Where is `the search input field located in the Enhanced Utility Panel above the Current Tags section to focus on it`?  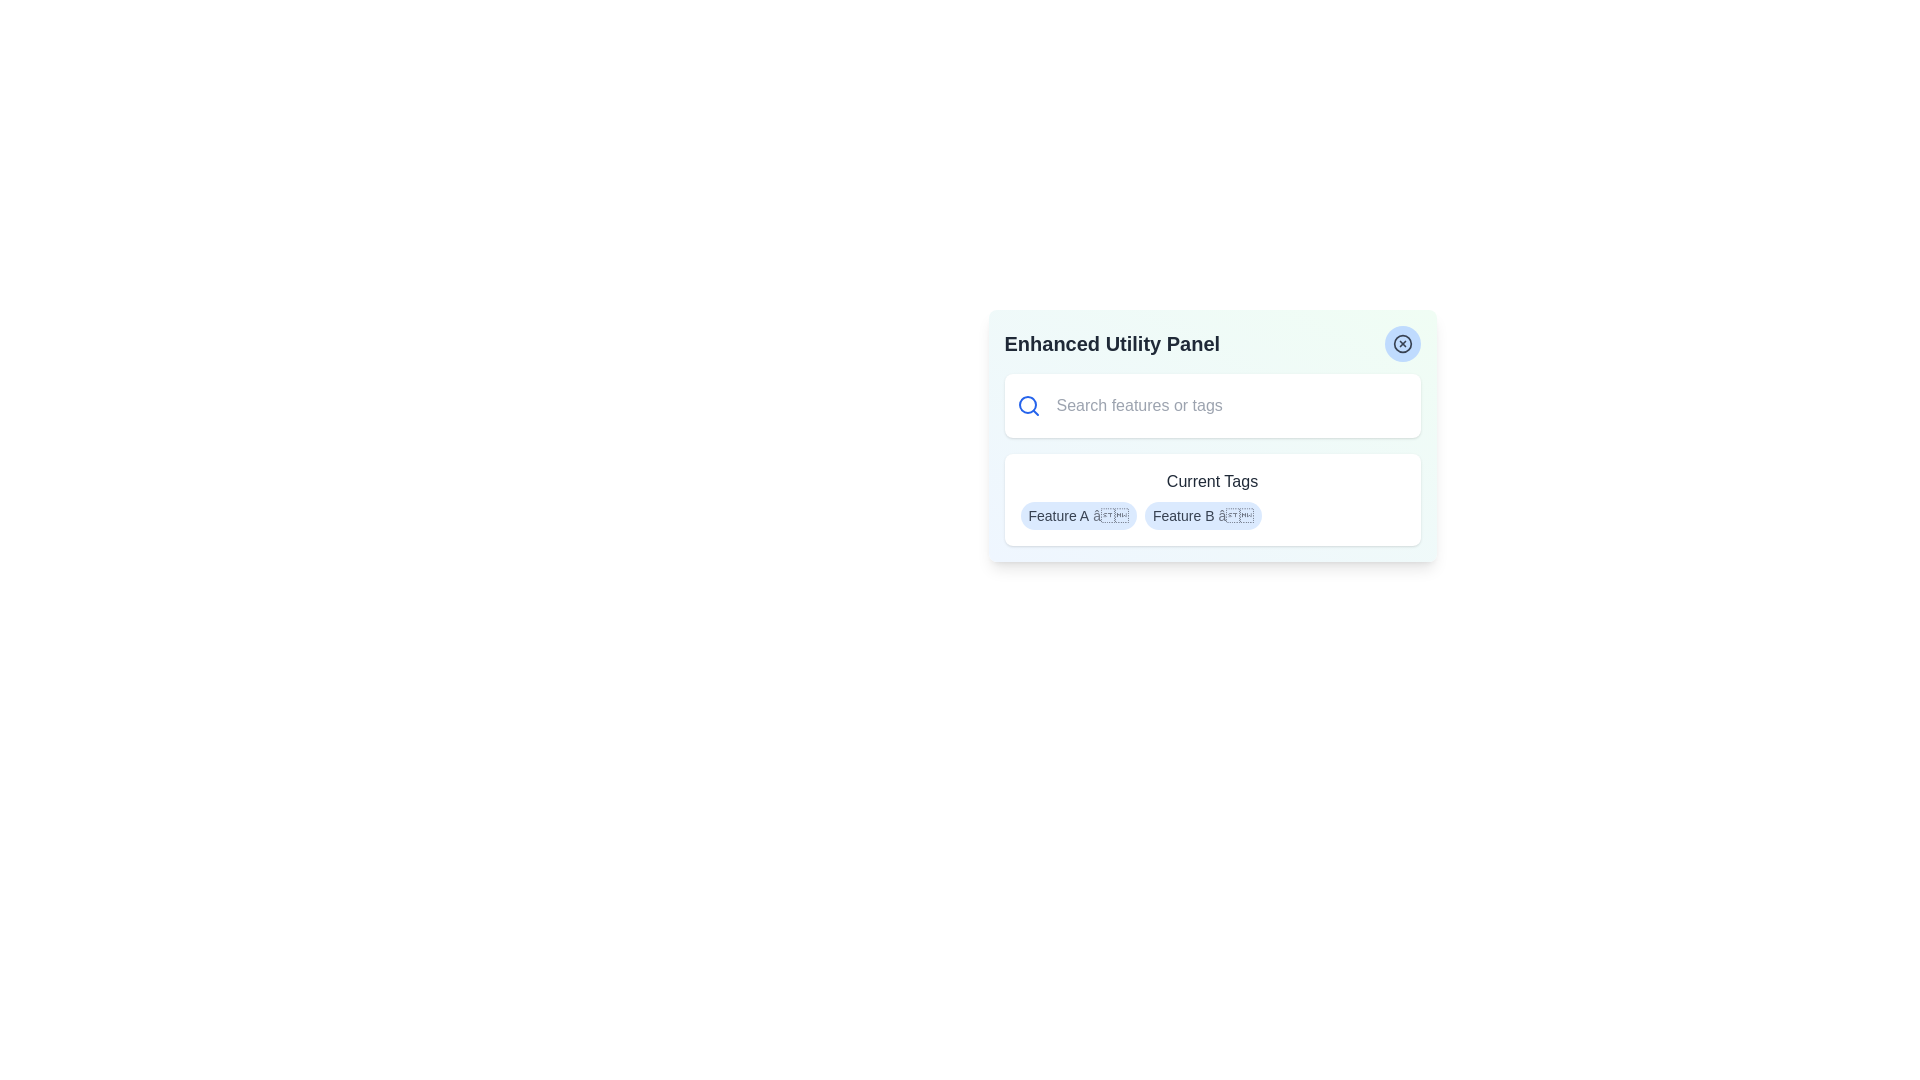
the search input field located in the Enhanced Utility Panel above the Current Tags section to focus on it is located at coordinates (1211, 405).